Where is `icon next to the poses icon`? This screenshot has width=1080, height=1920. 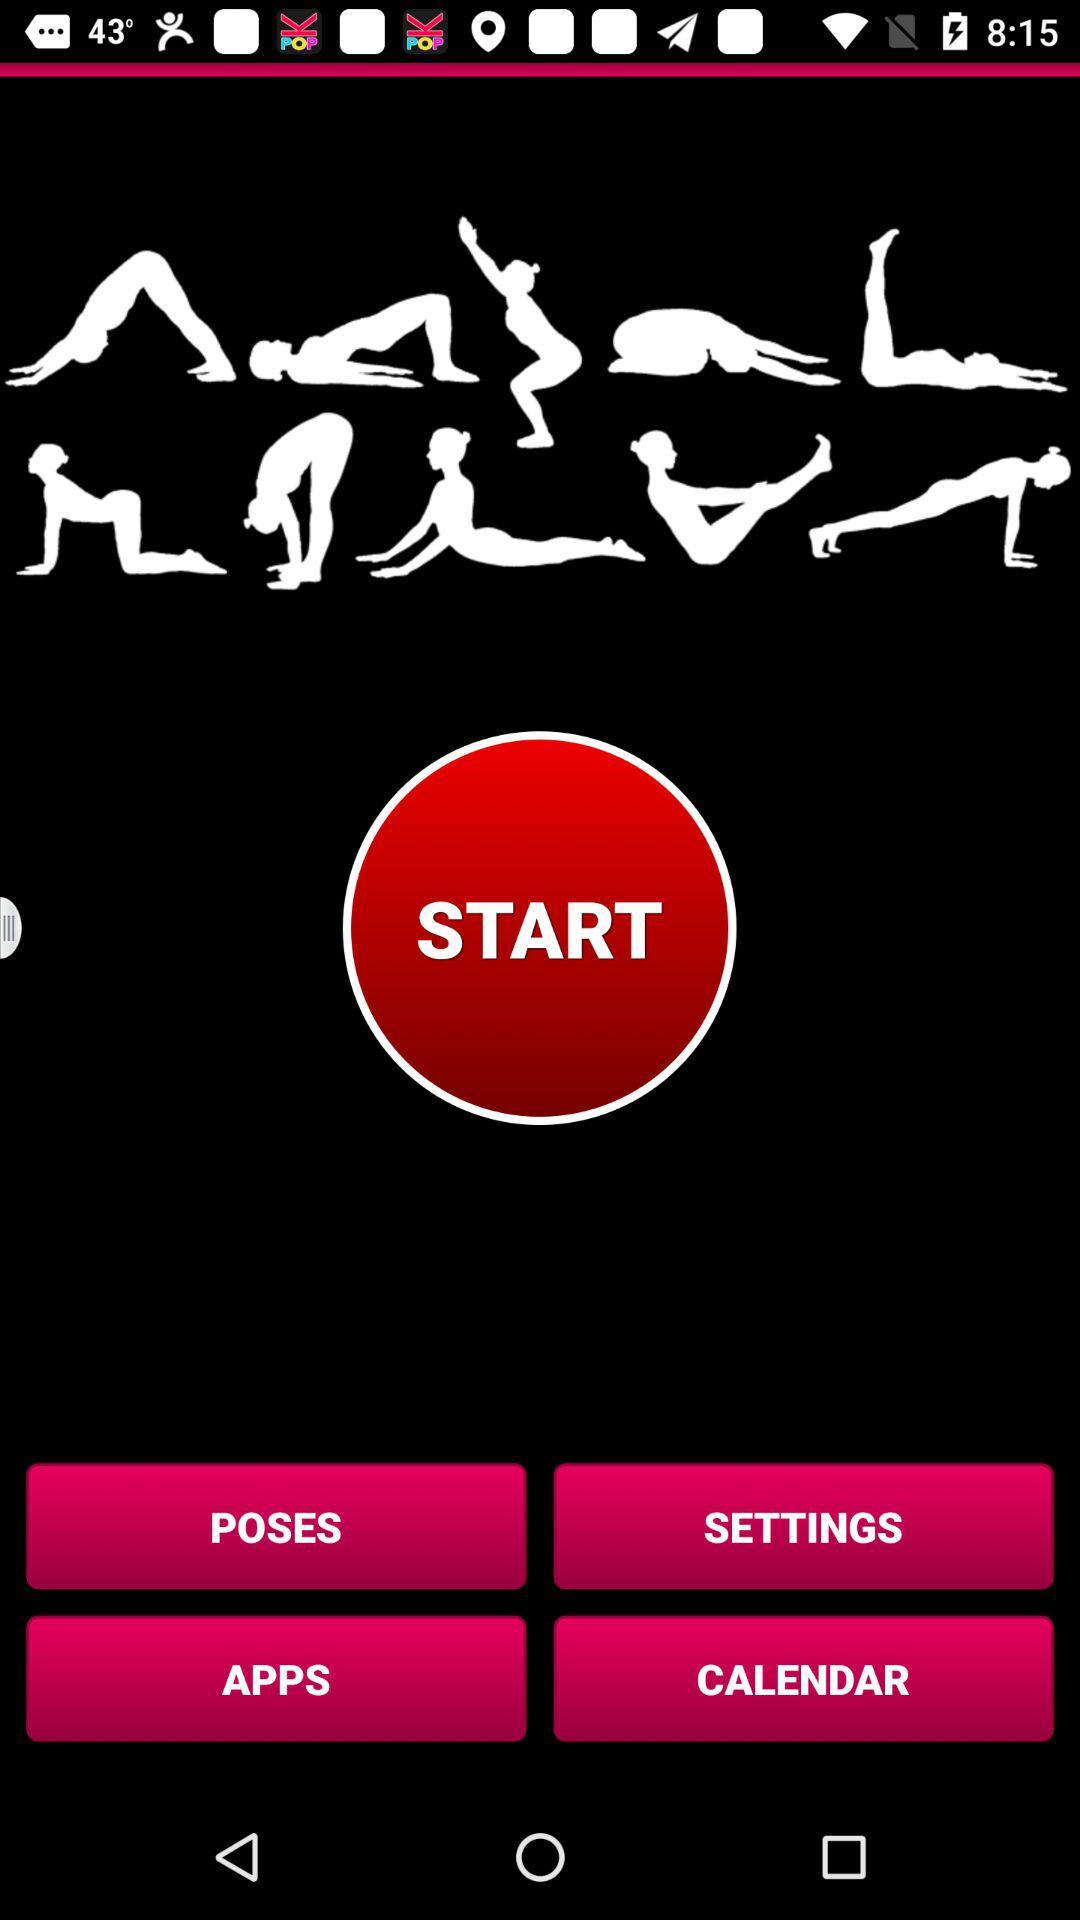 icon next to the poses icon is located at coordinates (802, 1525).